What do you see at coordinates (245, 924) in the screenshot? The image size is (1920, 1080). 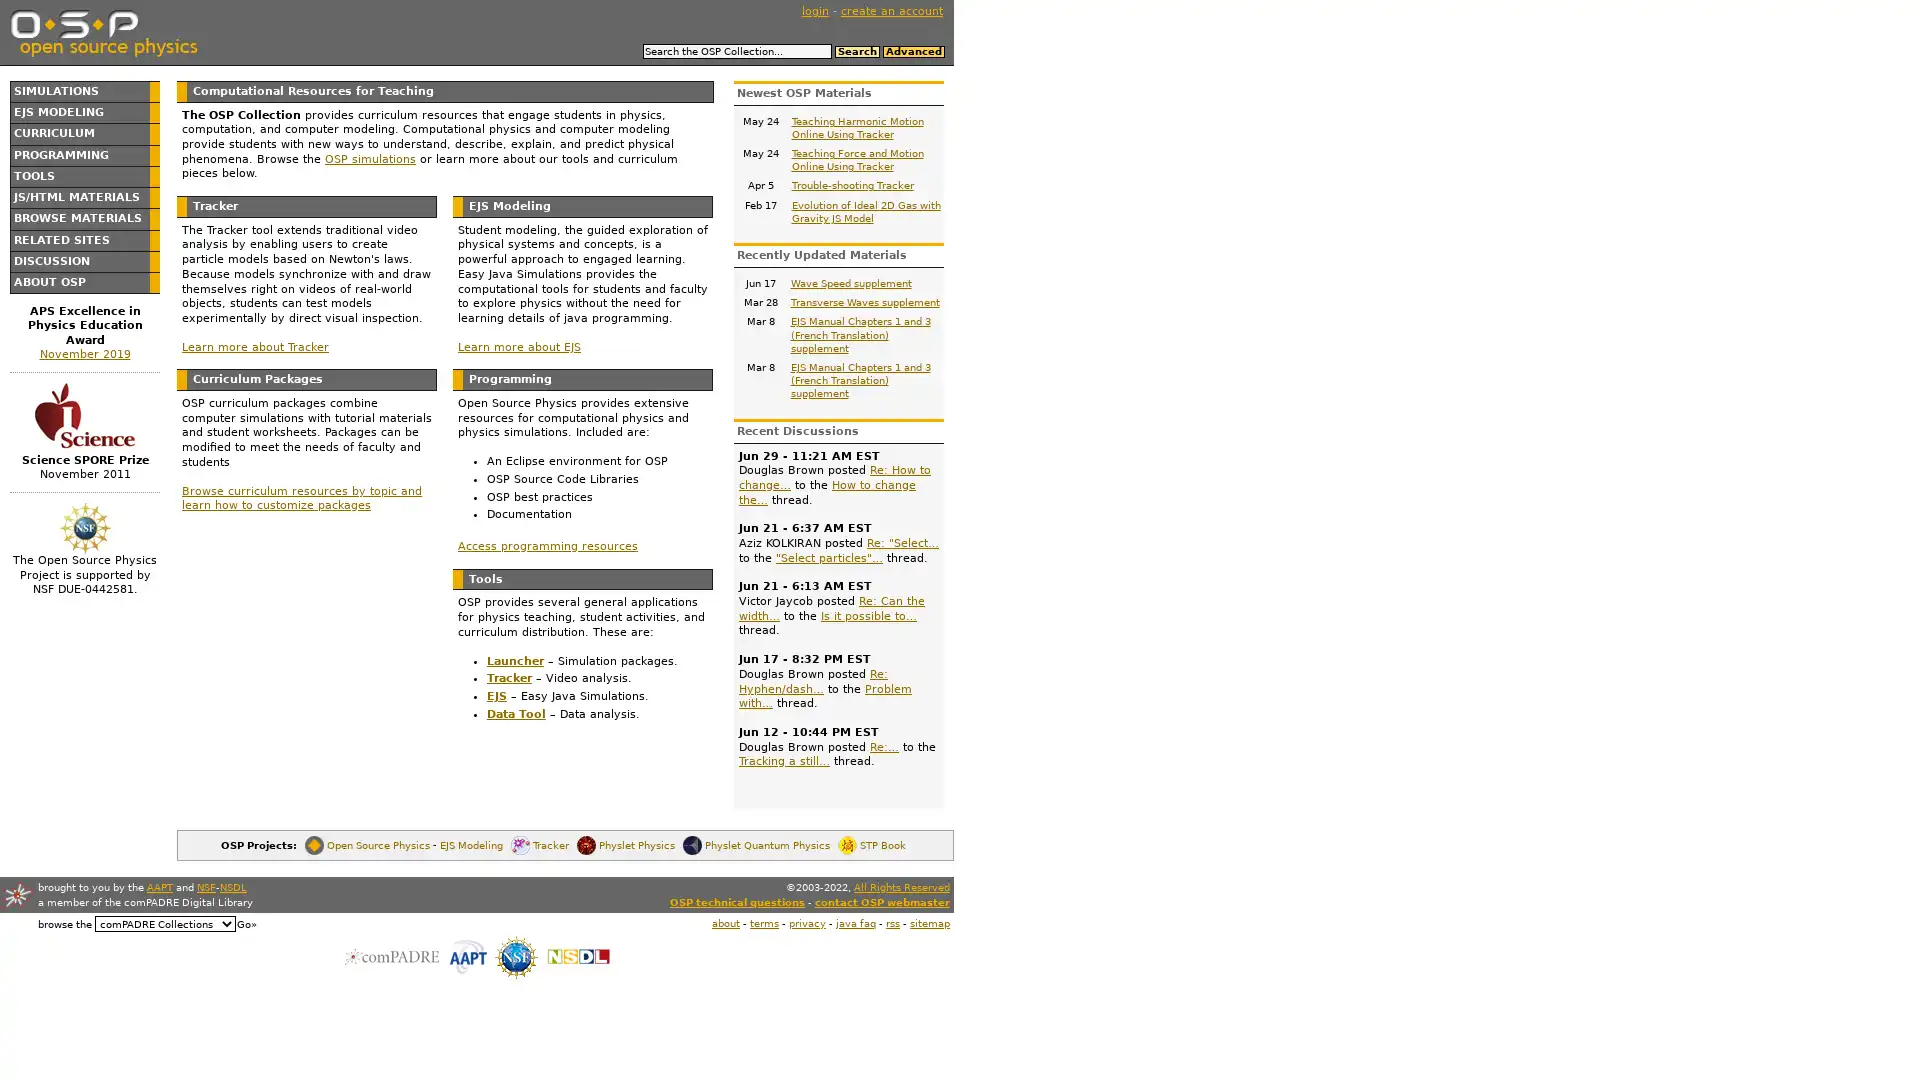 I see `Go` at bounding box center [245, 924].